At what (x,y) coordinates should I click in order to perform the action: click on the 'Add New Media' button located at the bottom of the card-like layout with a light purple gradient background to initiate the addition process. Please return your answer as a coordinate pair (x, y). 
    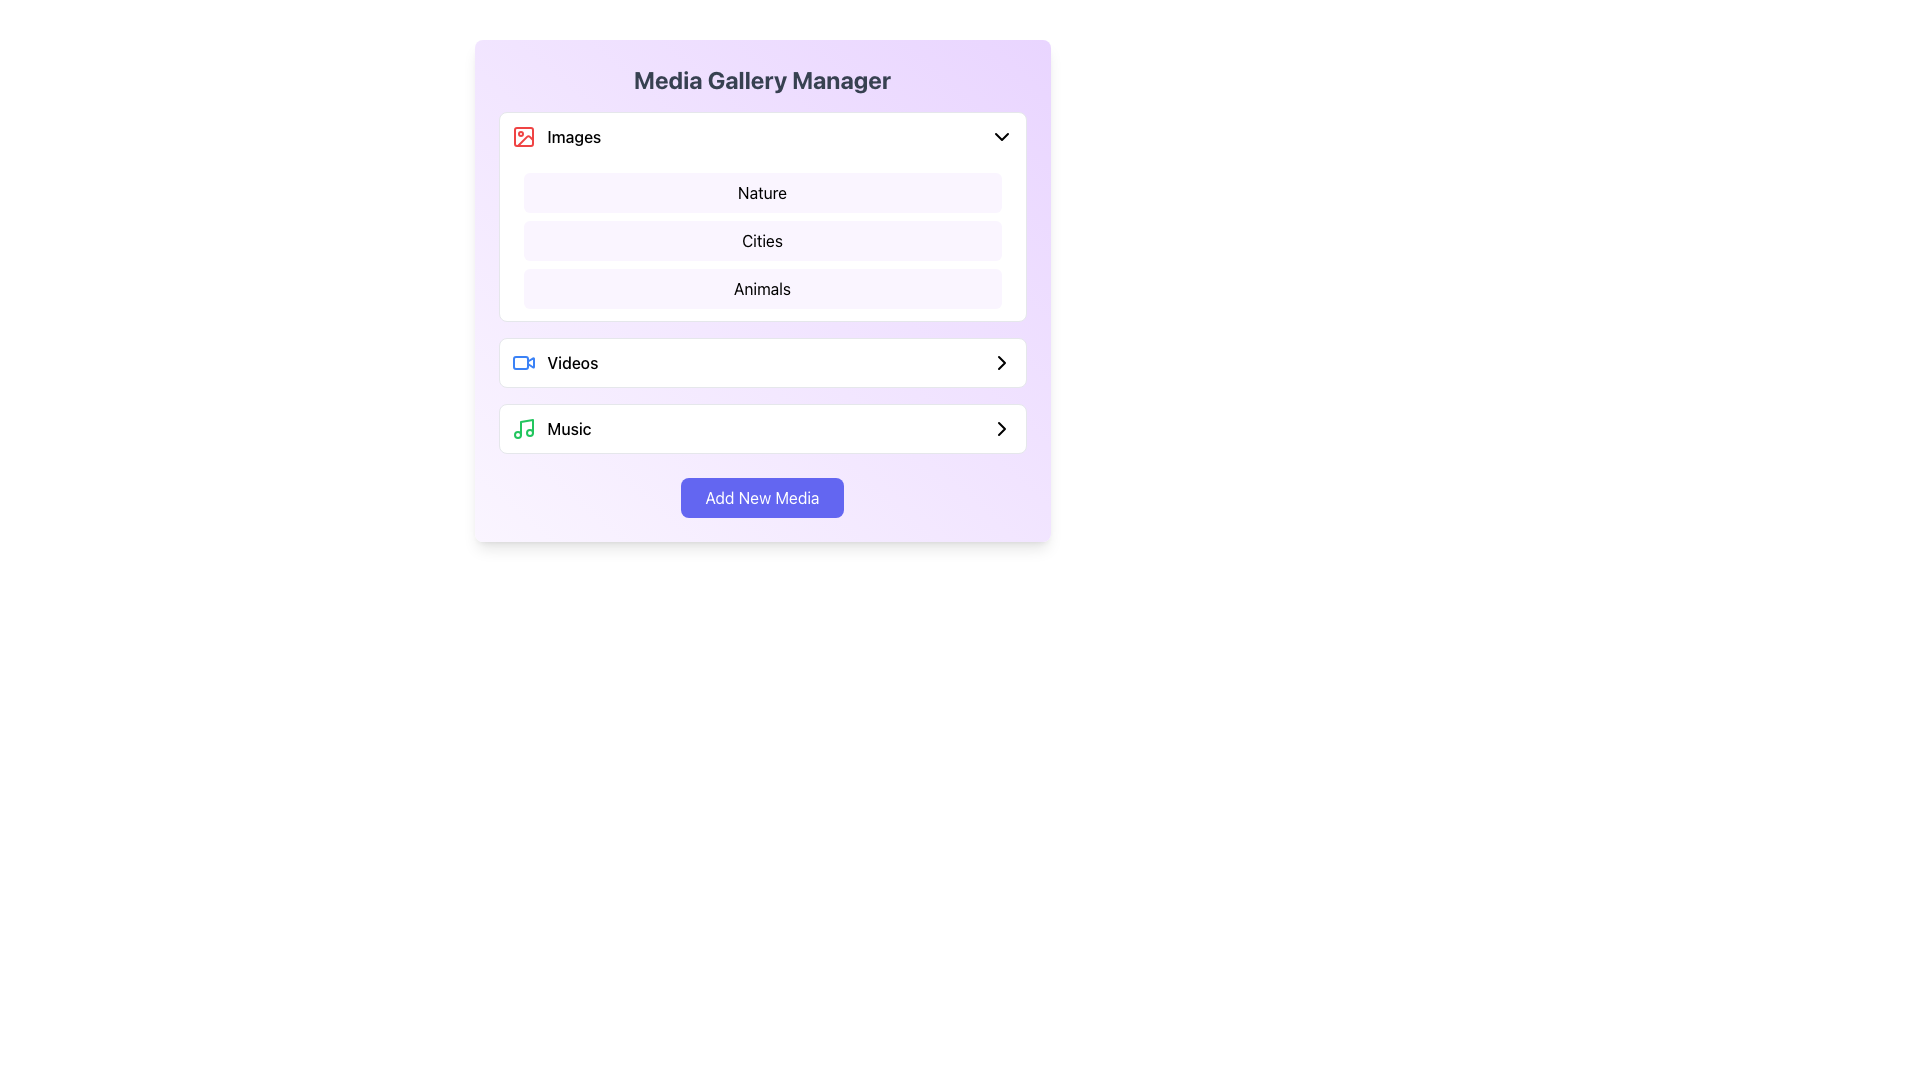
    Looking at the image, I should click on (761, 496).